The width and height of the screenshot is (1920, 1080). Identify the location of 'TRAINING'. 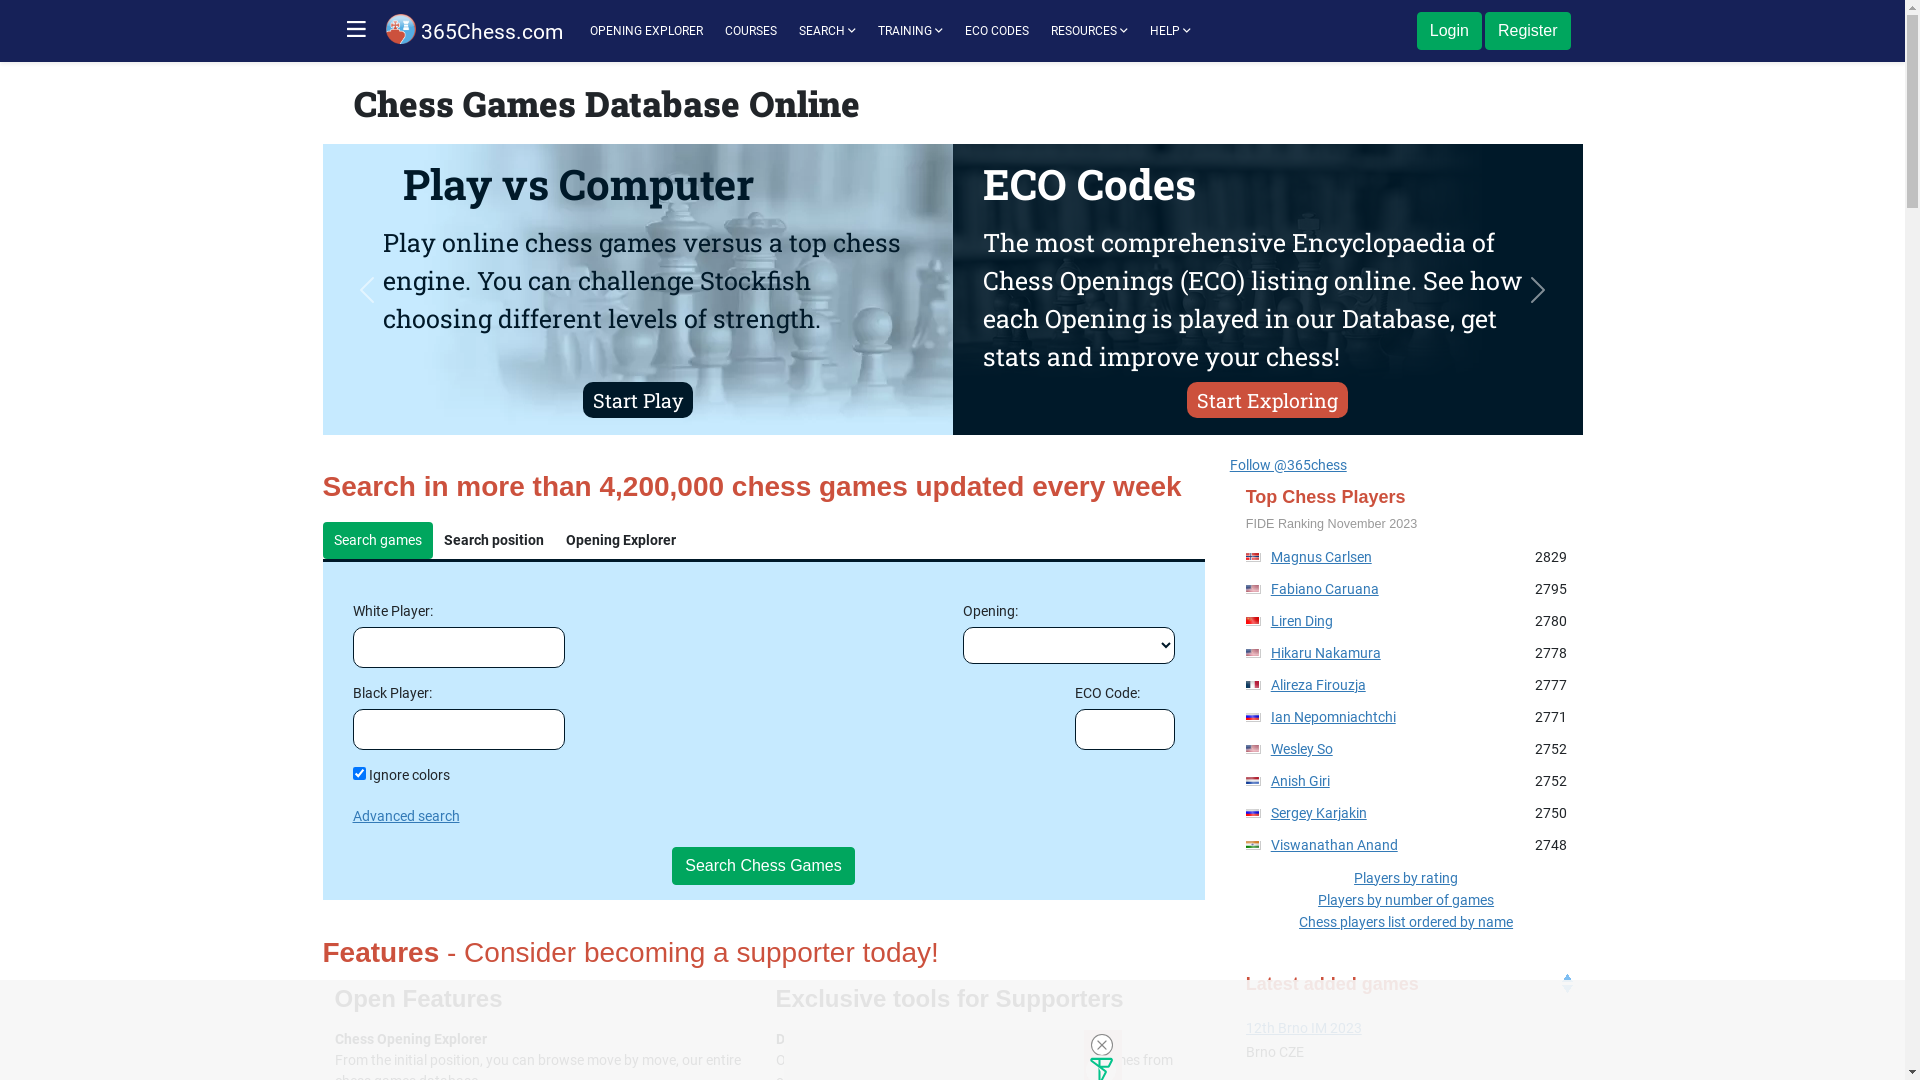
(909, 30).